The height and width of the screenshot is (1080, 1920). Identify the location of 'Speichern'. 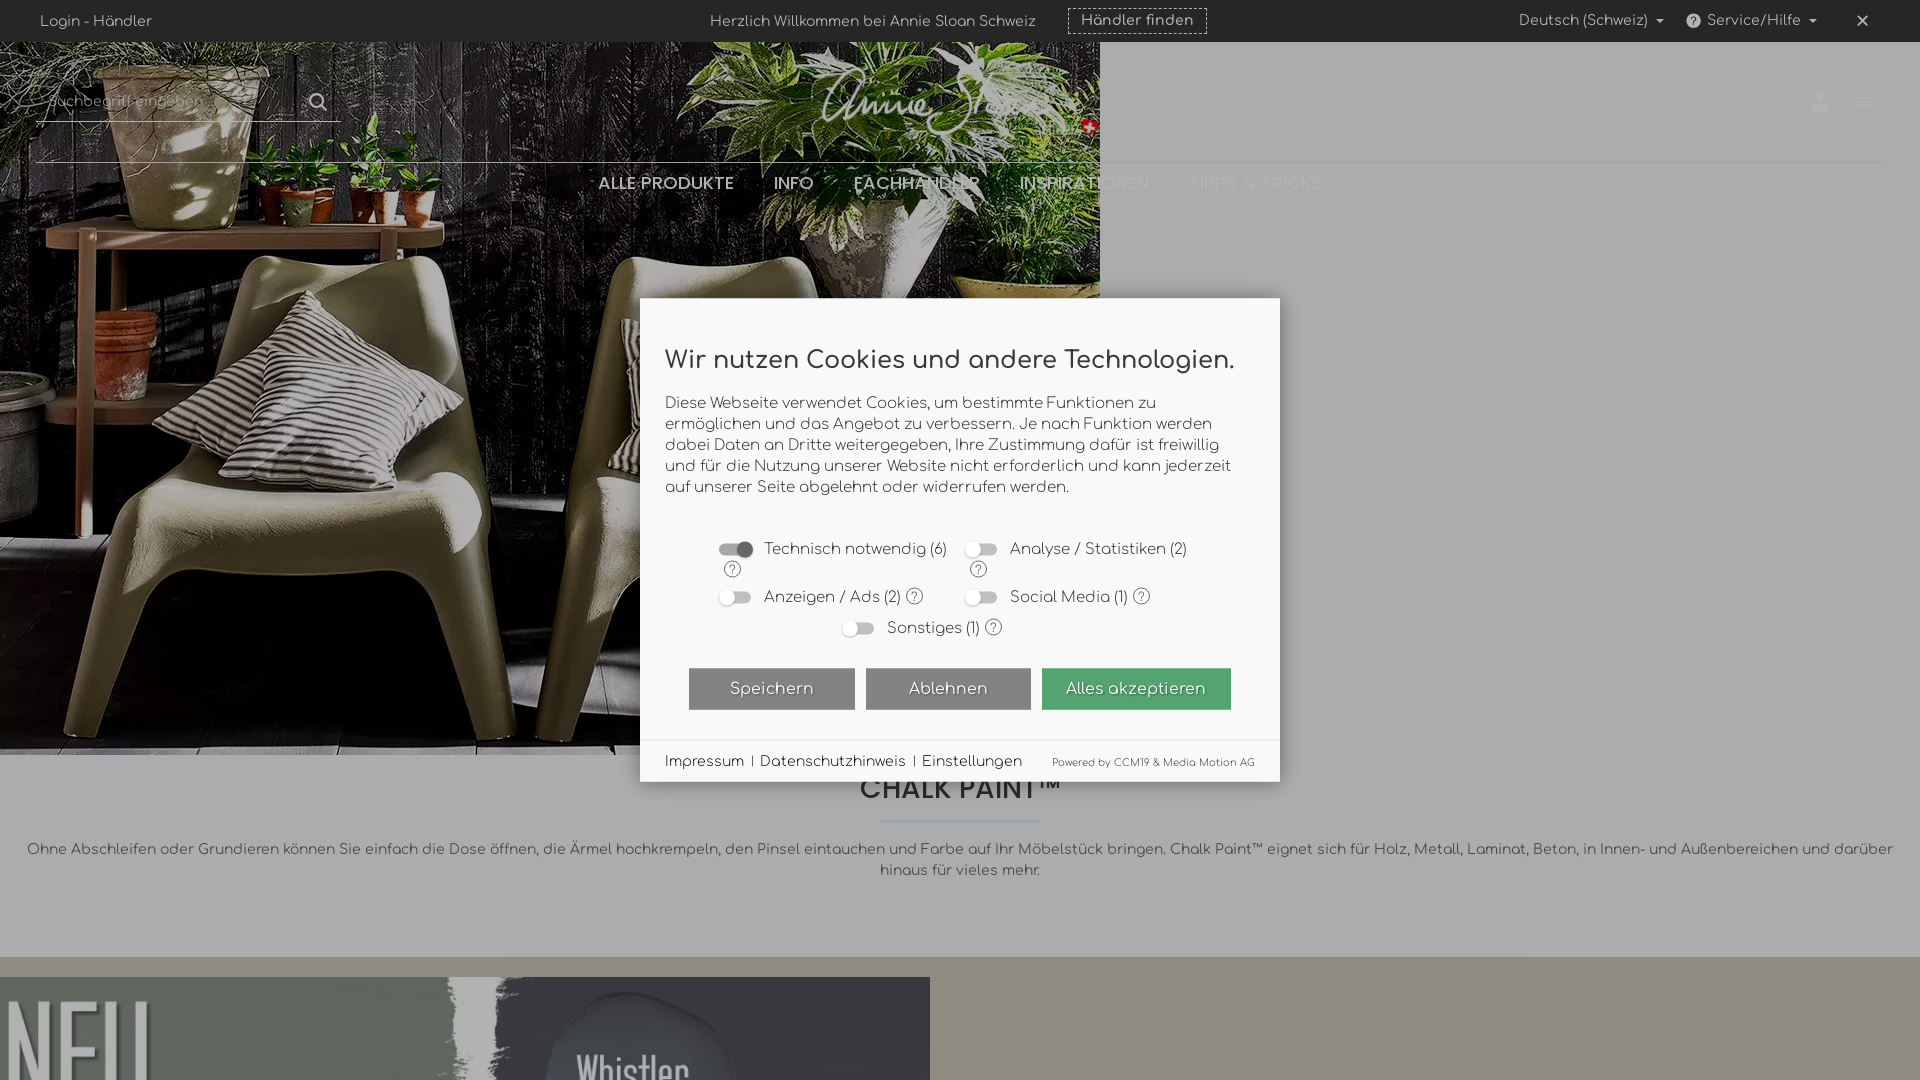
(770, 687).